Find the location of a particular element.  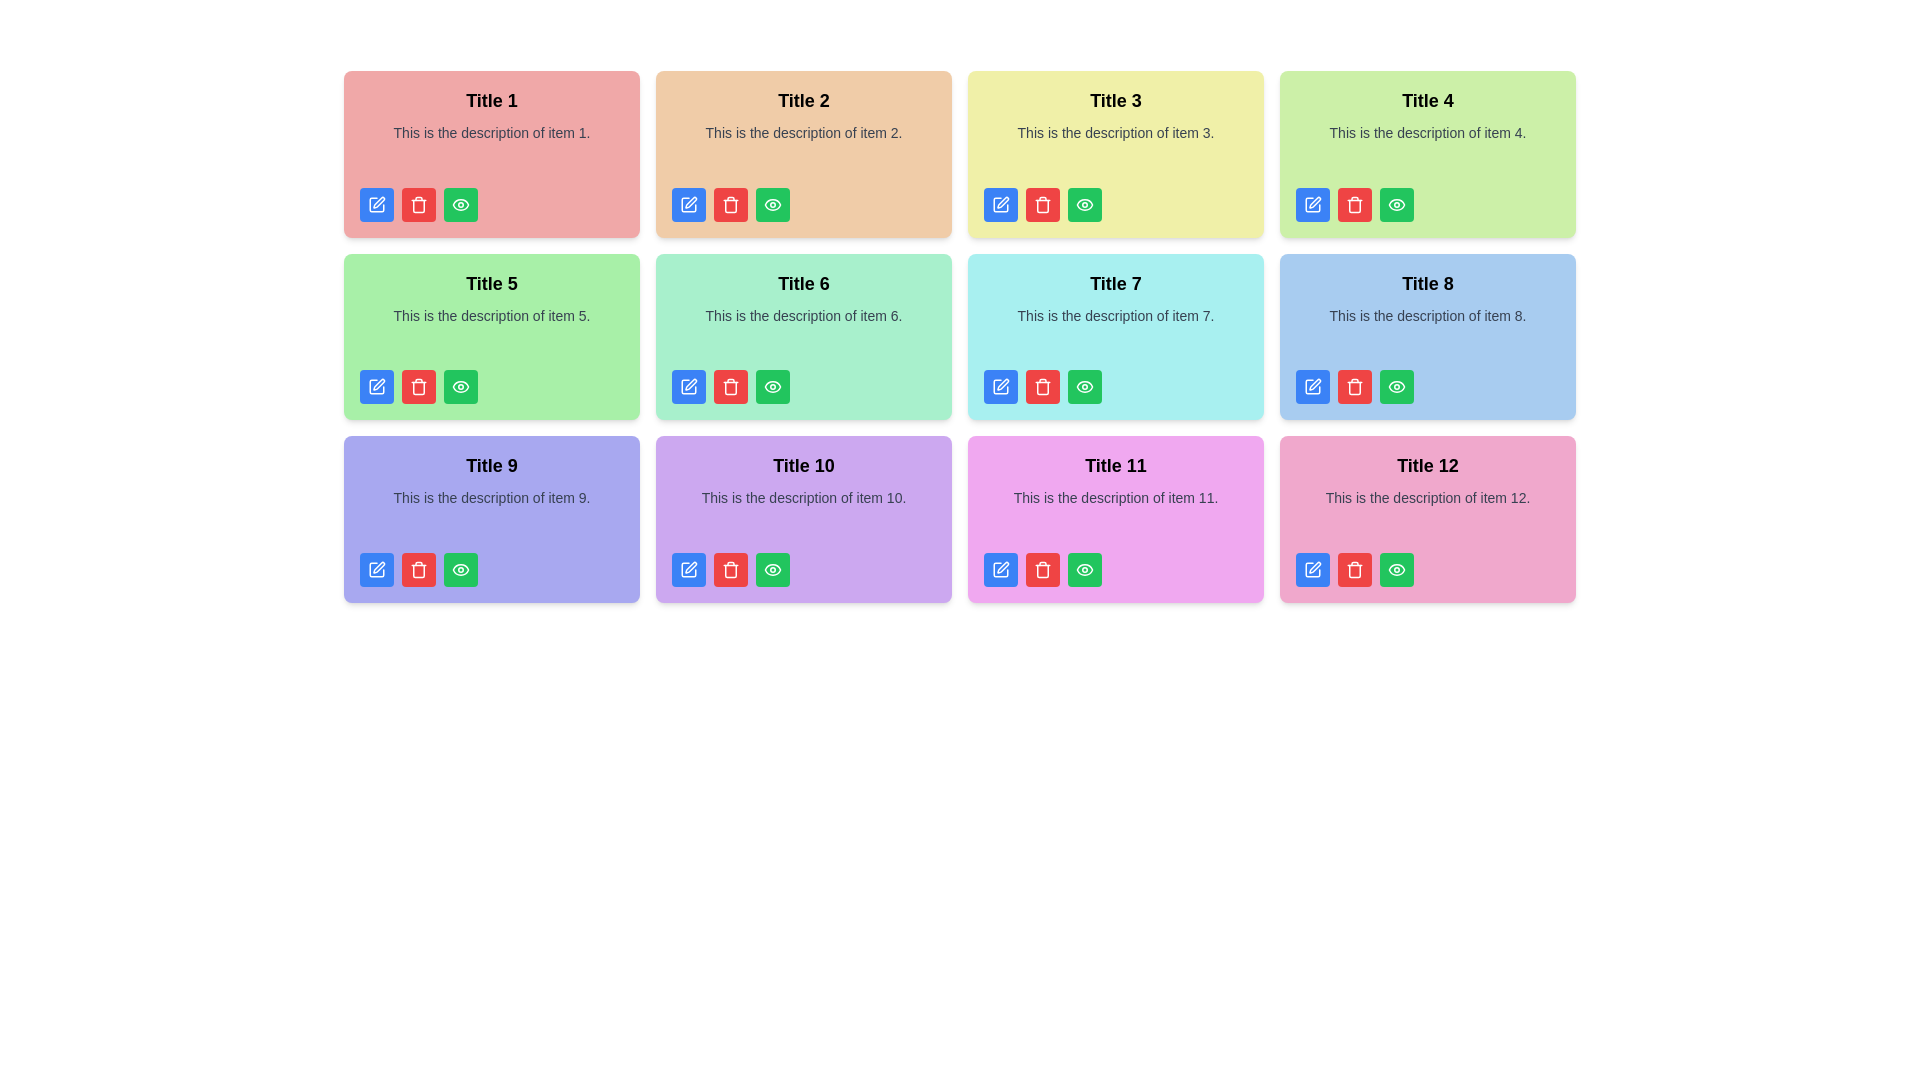

the interactive buttons on the informational card located in the third row, first column, which is beneath 'Title 5' and left of 'Title 10' is located at coordinates (491, 518).